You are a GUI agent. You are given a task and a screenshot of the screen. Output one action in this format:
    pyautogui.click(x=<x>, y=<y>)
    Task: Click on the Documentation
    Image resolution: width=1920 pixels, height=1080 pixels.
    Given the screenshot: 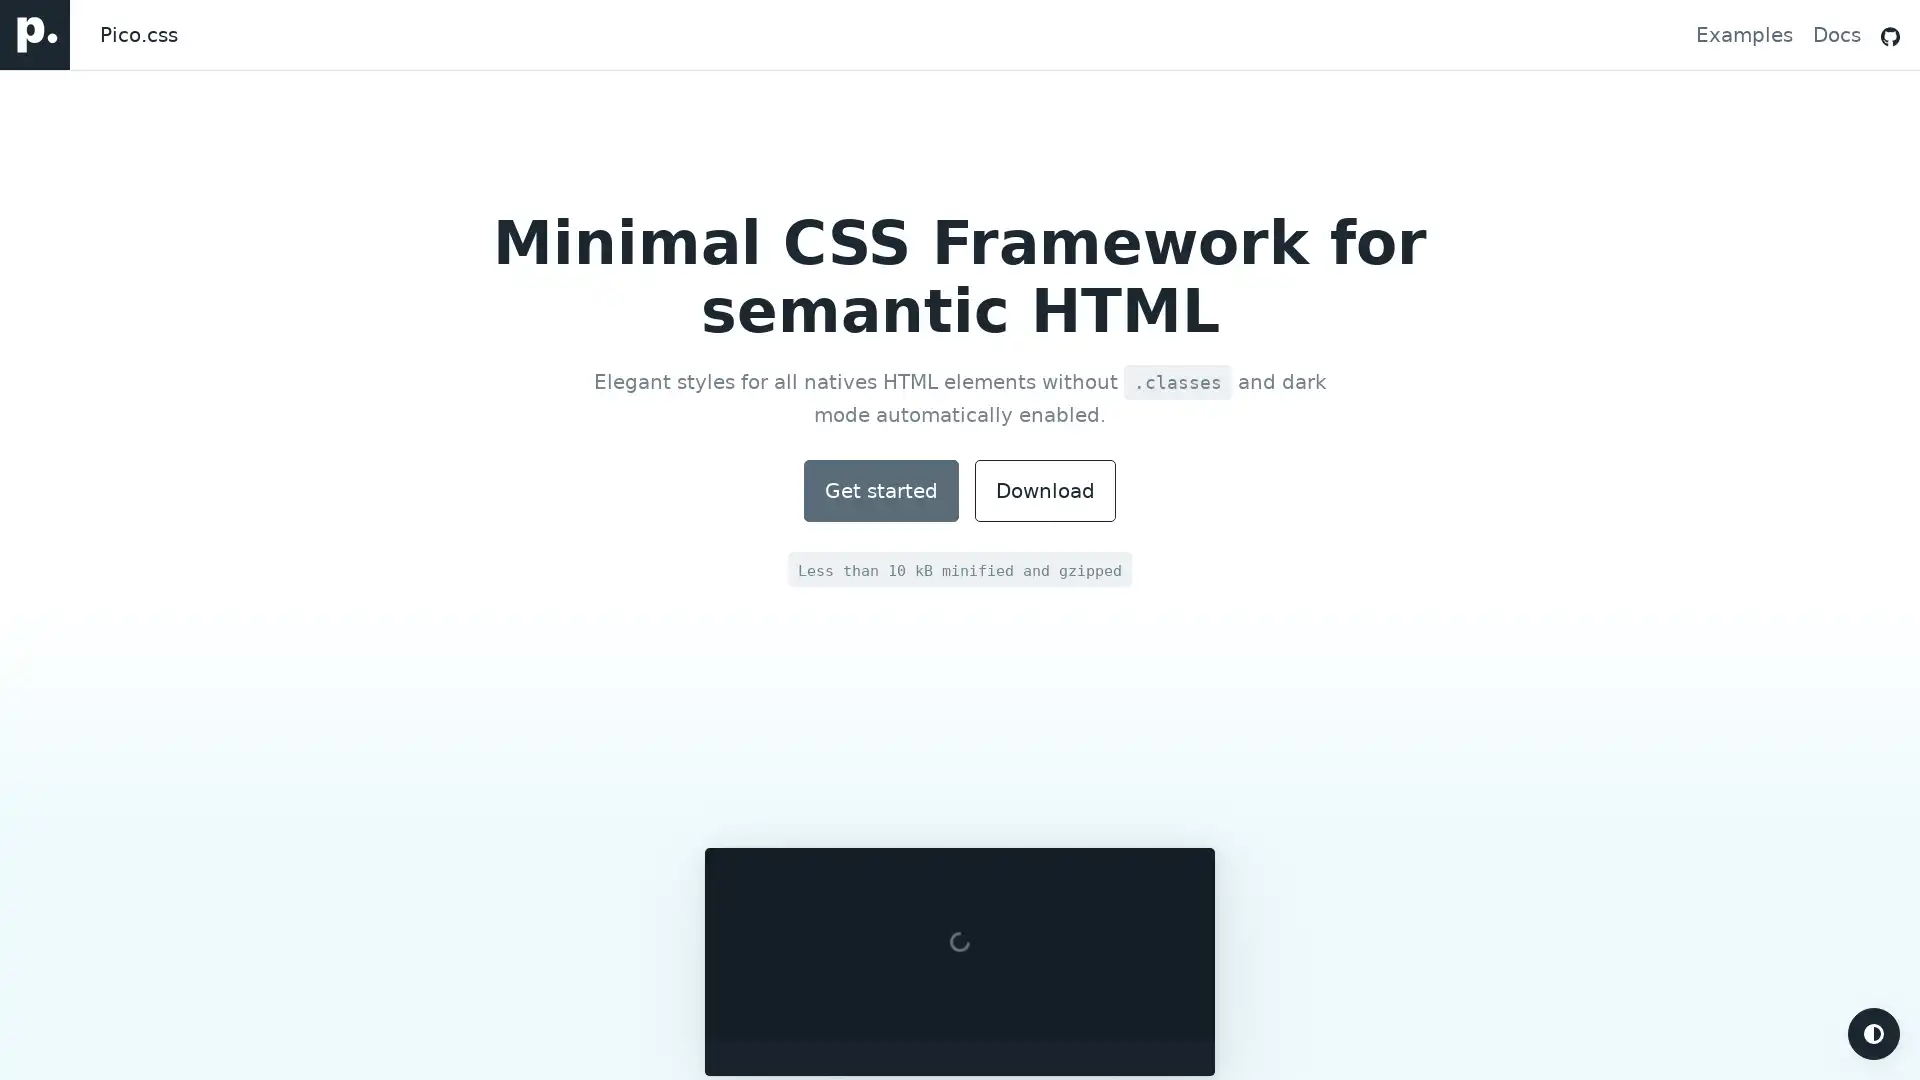 What is the action you would take?
    pyautogui.click(x=880, y=490)
    